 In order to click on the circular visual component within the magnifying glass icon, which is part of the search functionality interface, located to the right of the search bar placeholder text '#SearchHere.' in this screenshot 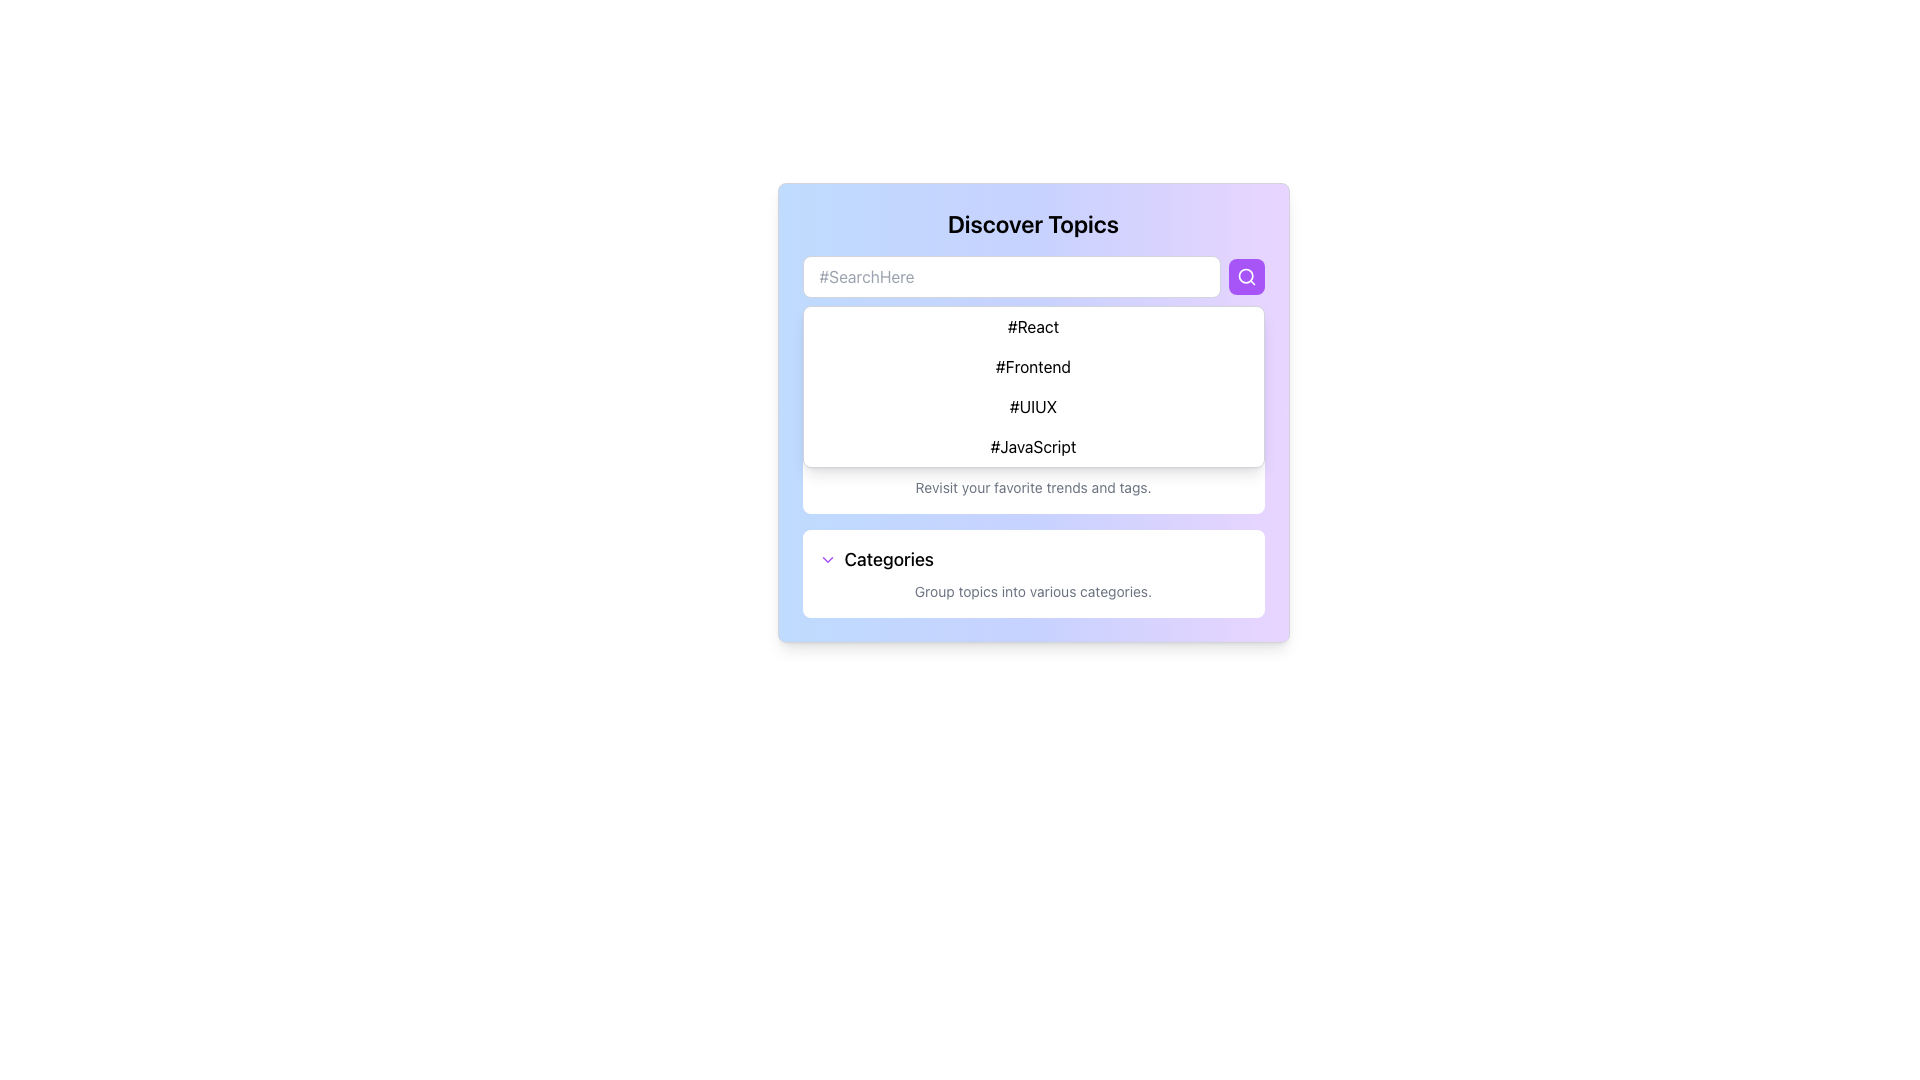, I will do `click(1244, 276)`.